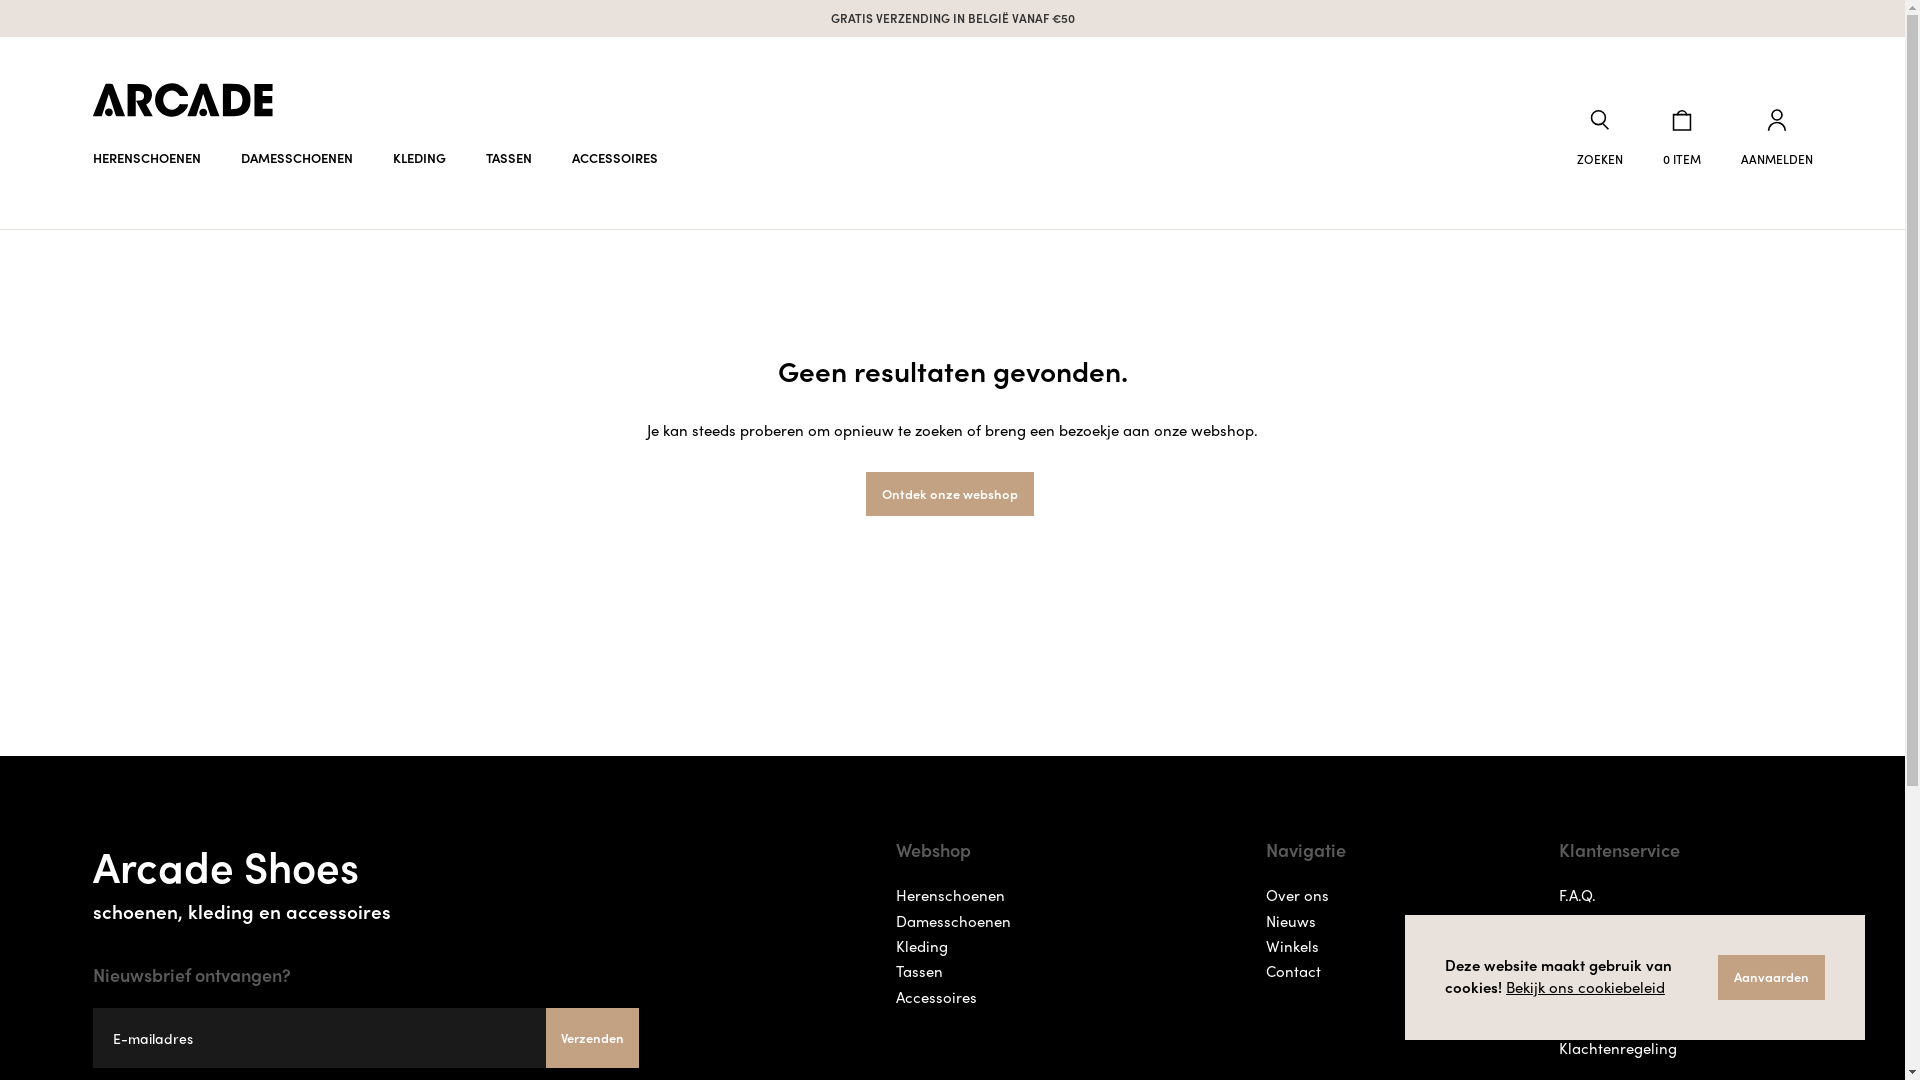  I want to click on 'Kleding', so click(920, 945).